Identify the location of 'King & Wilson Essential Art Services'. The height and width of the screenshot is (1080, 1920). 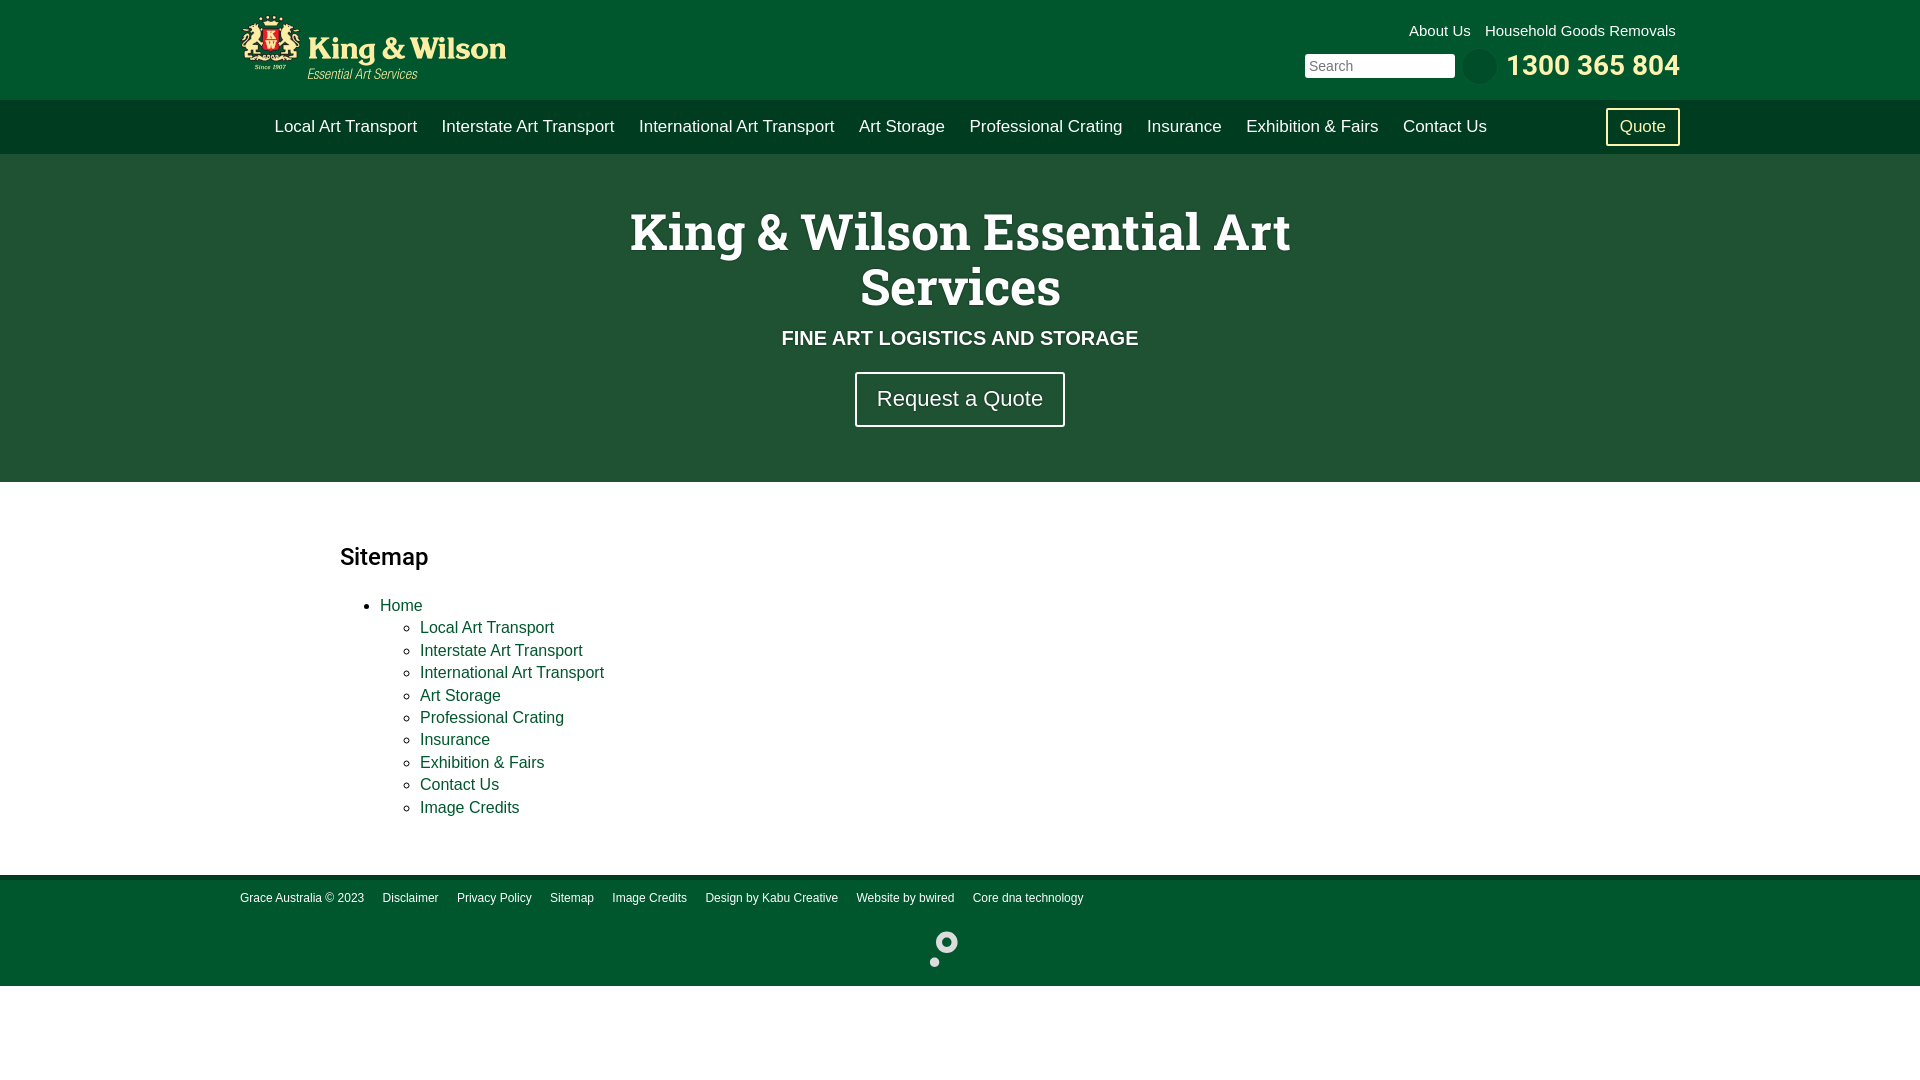
(373, 45).